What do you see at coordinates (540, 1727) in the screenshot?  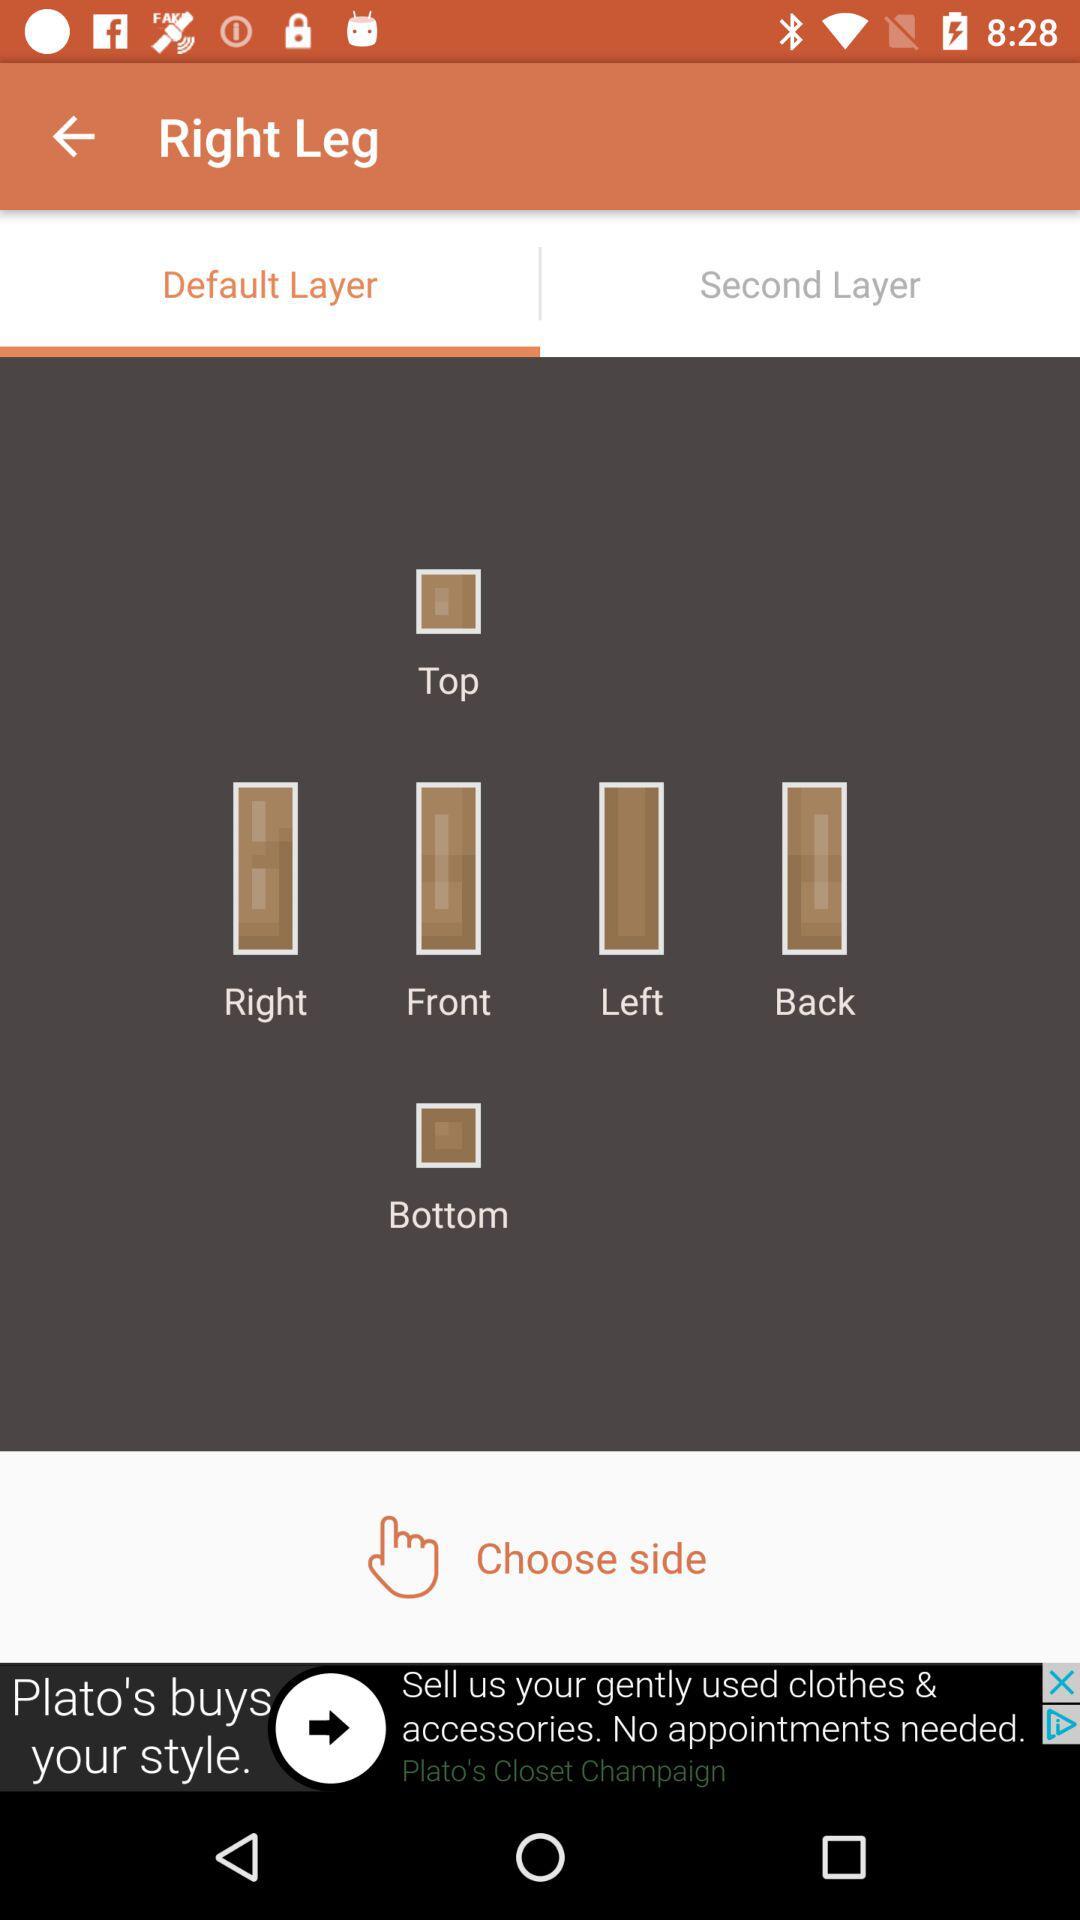 I see `go back` at bounding box center [540, 1727].